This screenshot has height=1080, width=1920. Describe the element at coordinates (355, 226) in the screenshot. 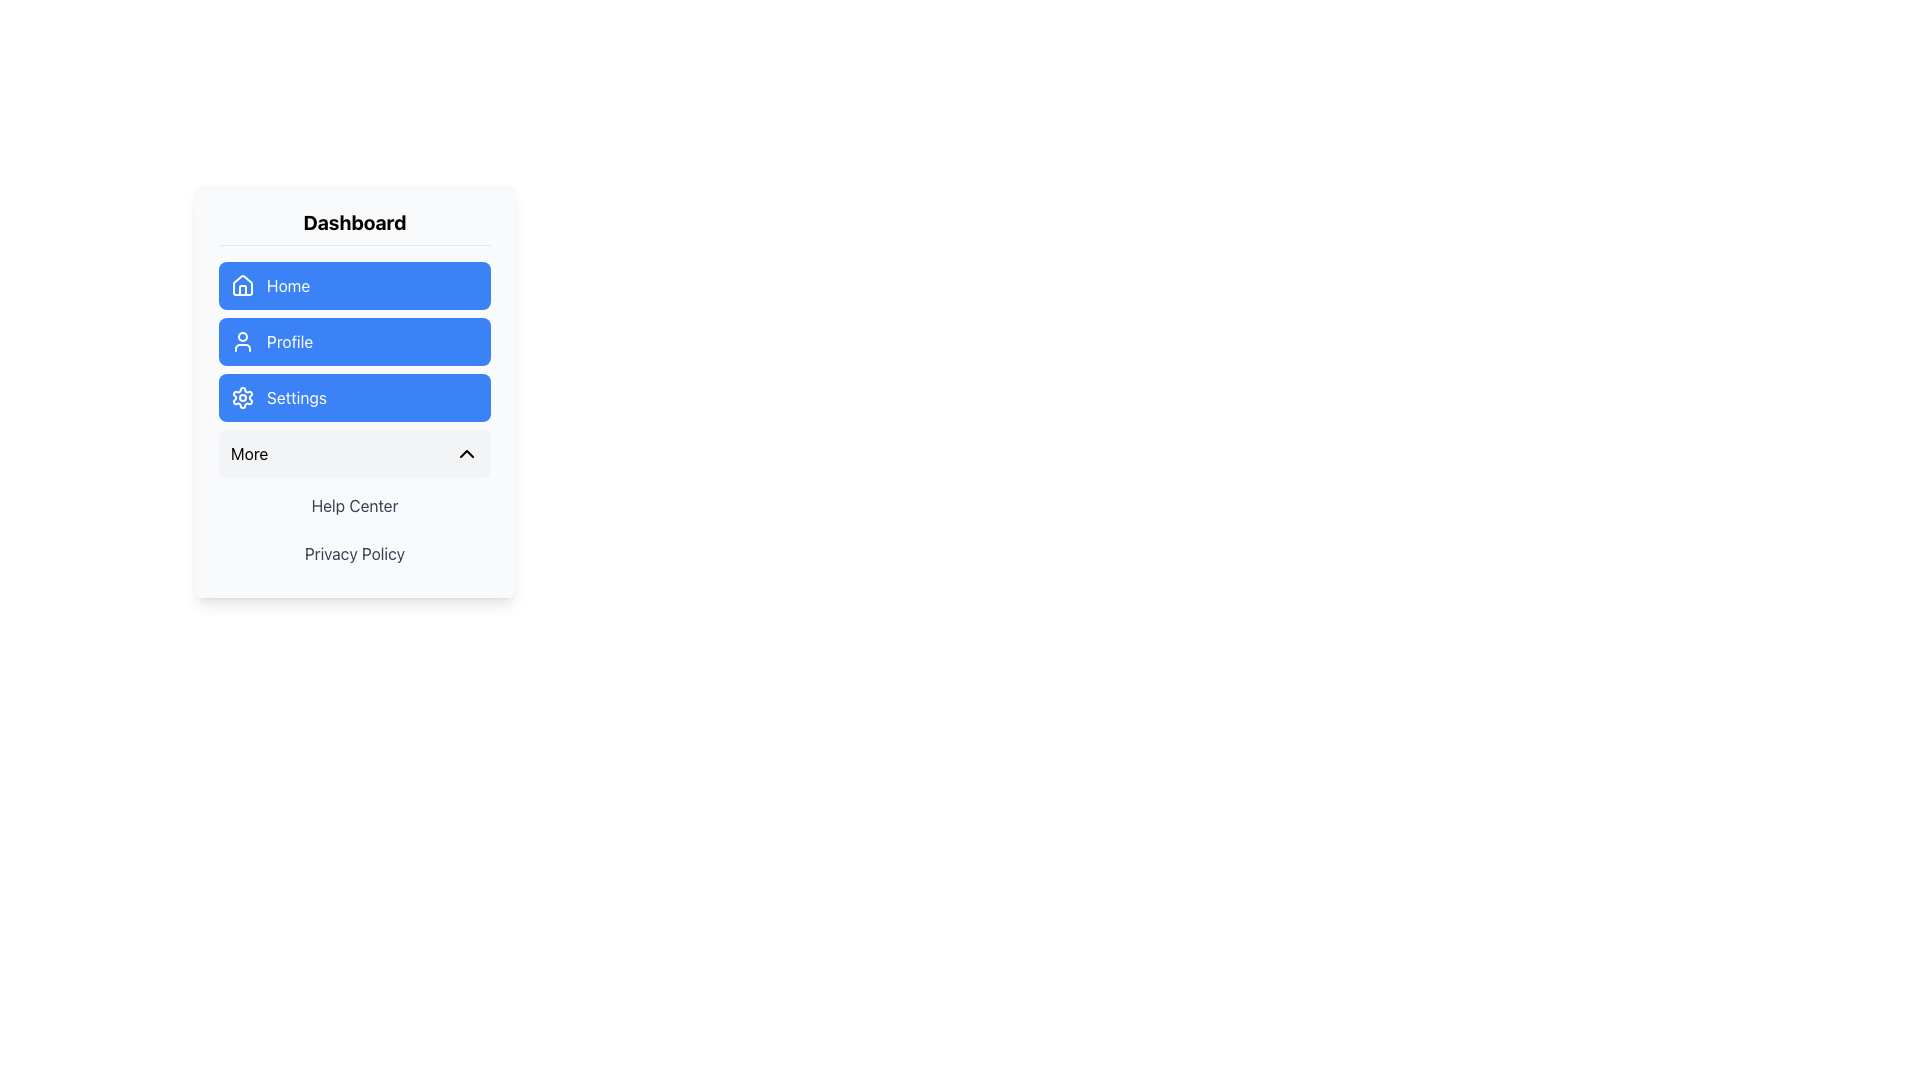

I see `the bold, black text heading that reads 'Dashboard' at the top of the interface, serving as the header for the section` at that location.